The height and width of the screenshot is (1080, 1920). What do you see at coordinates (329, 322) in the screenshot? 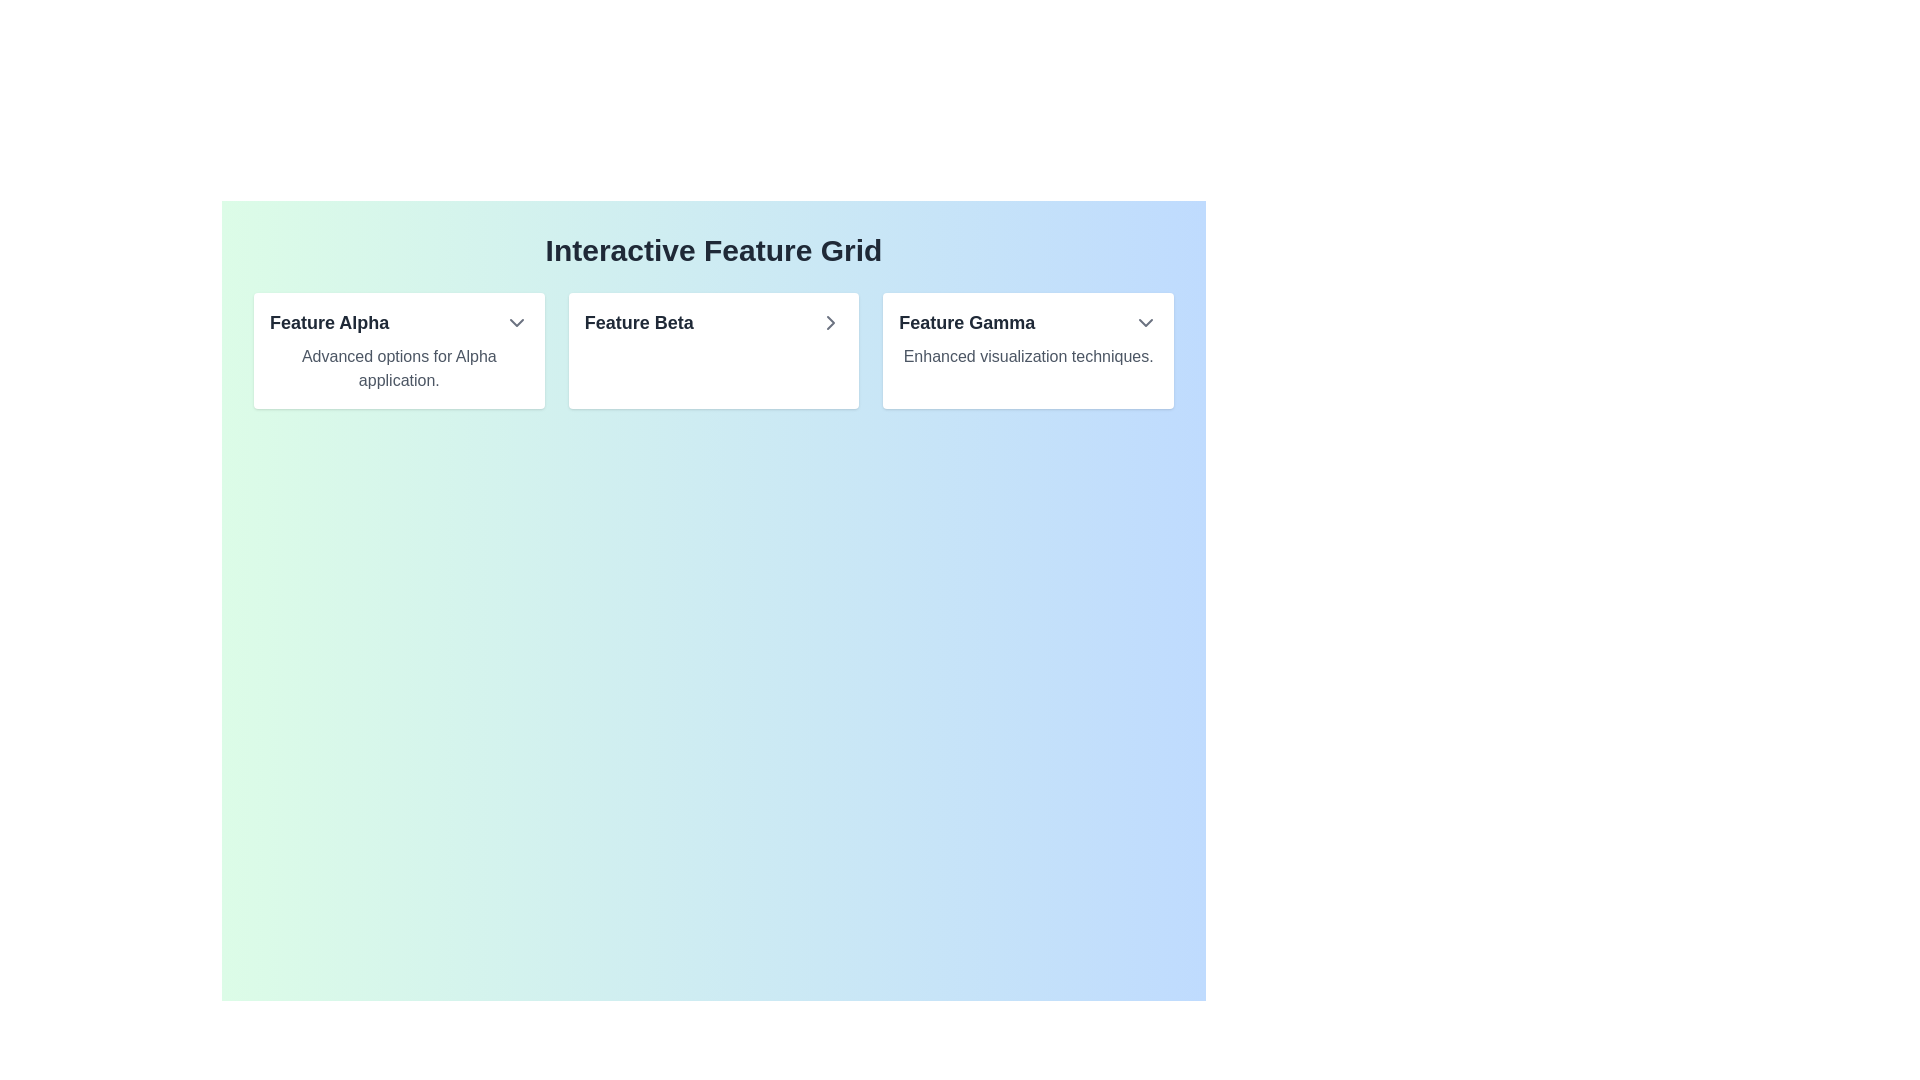
I see `the text label displaying 'Feature Alpha', which is bold, dark grey, and part of the leftmost card in a three-card layout` at bounding box center [329, 322].